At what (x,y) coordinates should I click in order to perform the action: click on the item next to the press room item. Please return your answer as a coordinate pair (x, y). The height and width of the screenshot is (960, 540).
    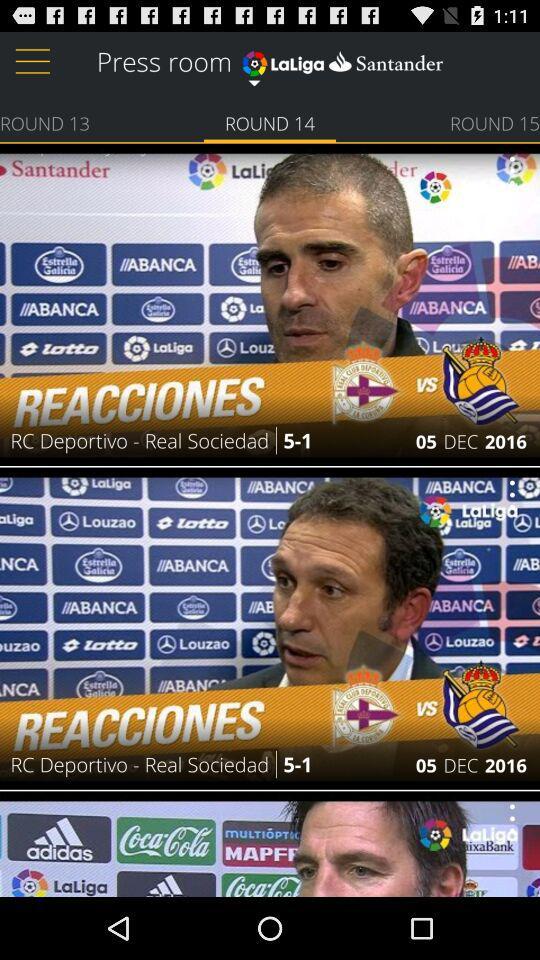
    Looking at the image, I should click on (341, 58).